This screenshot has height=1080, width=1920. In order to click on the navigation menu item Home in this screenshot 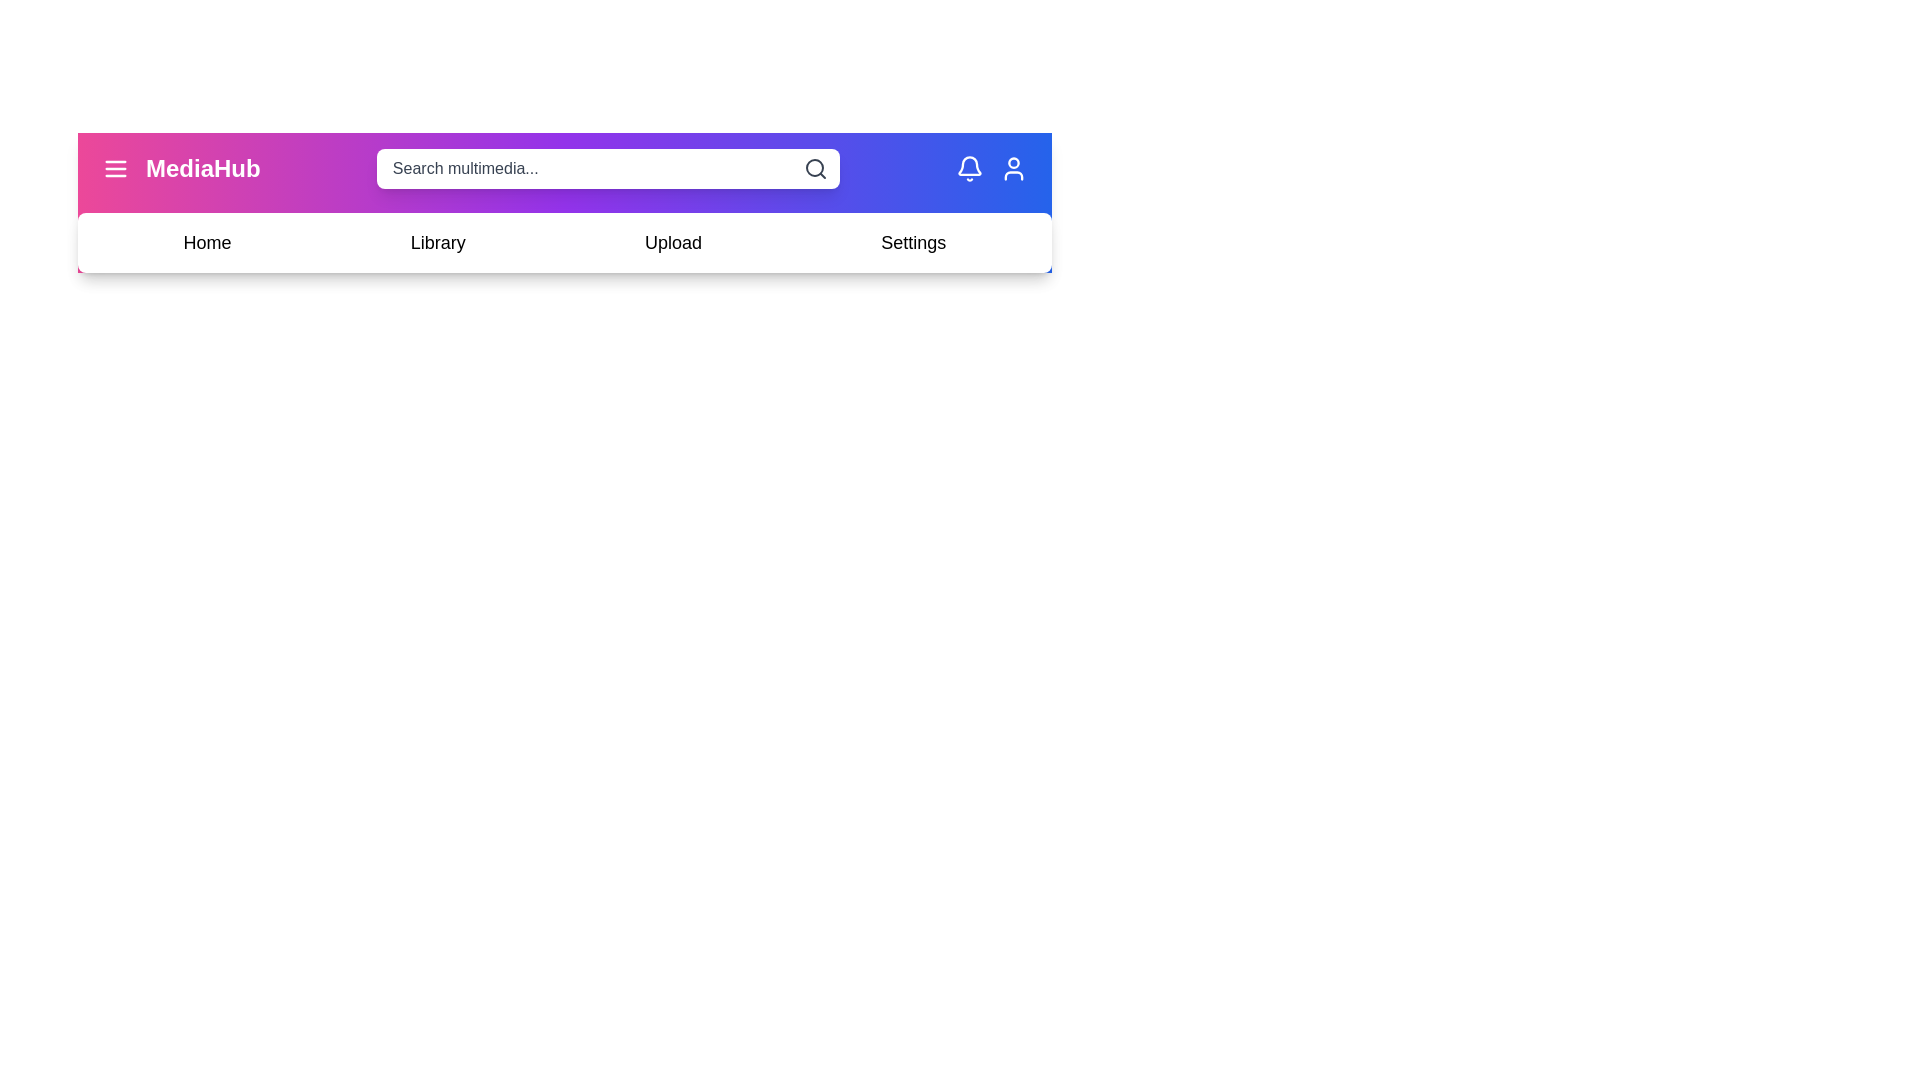, I will do `click(207, 242)`.